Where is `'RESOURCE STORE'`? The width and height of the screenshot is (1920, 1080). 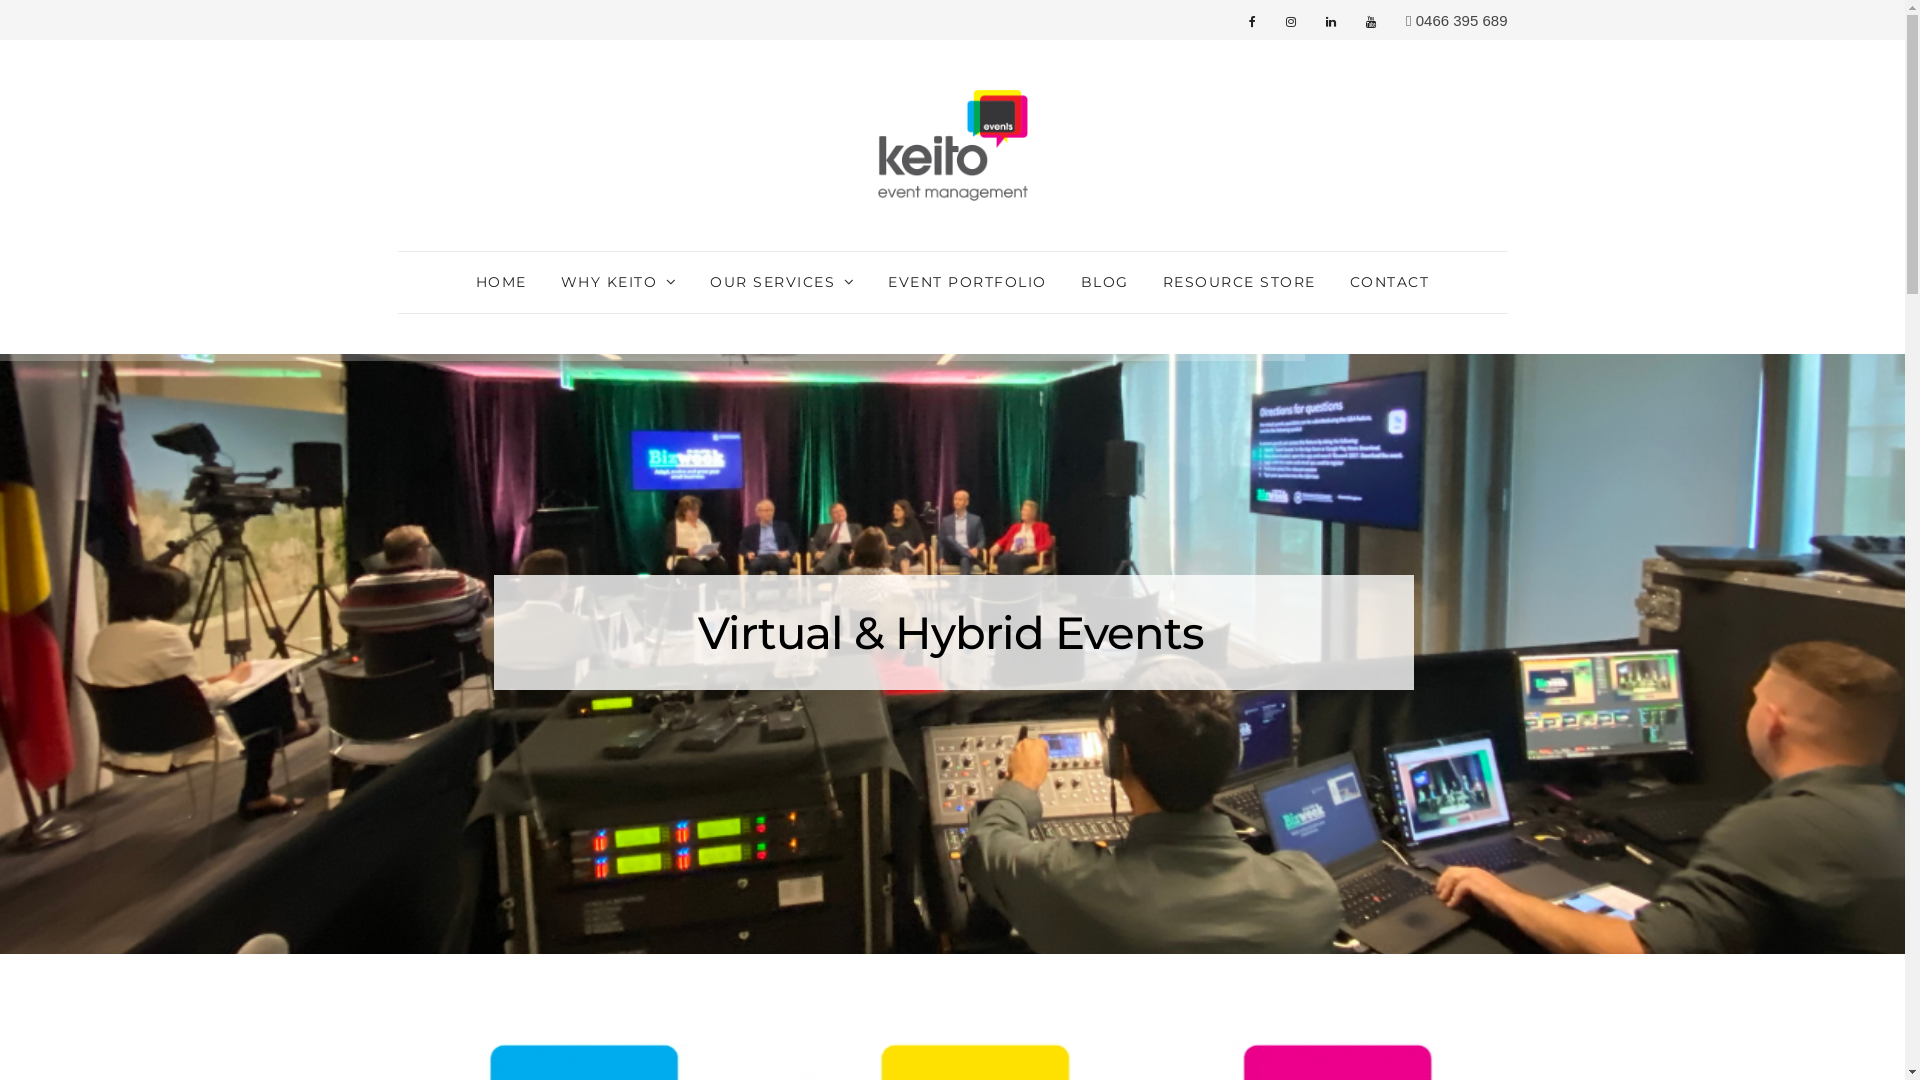 'RESOURCE STORE' is located at coordinates (1238, 282).